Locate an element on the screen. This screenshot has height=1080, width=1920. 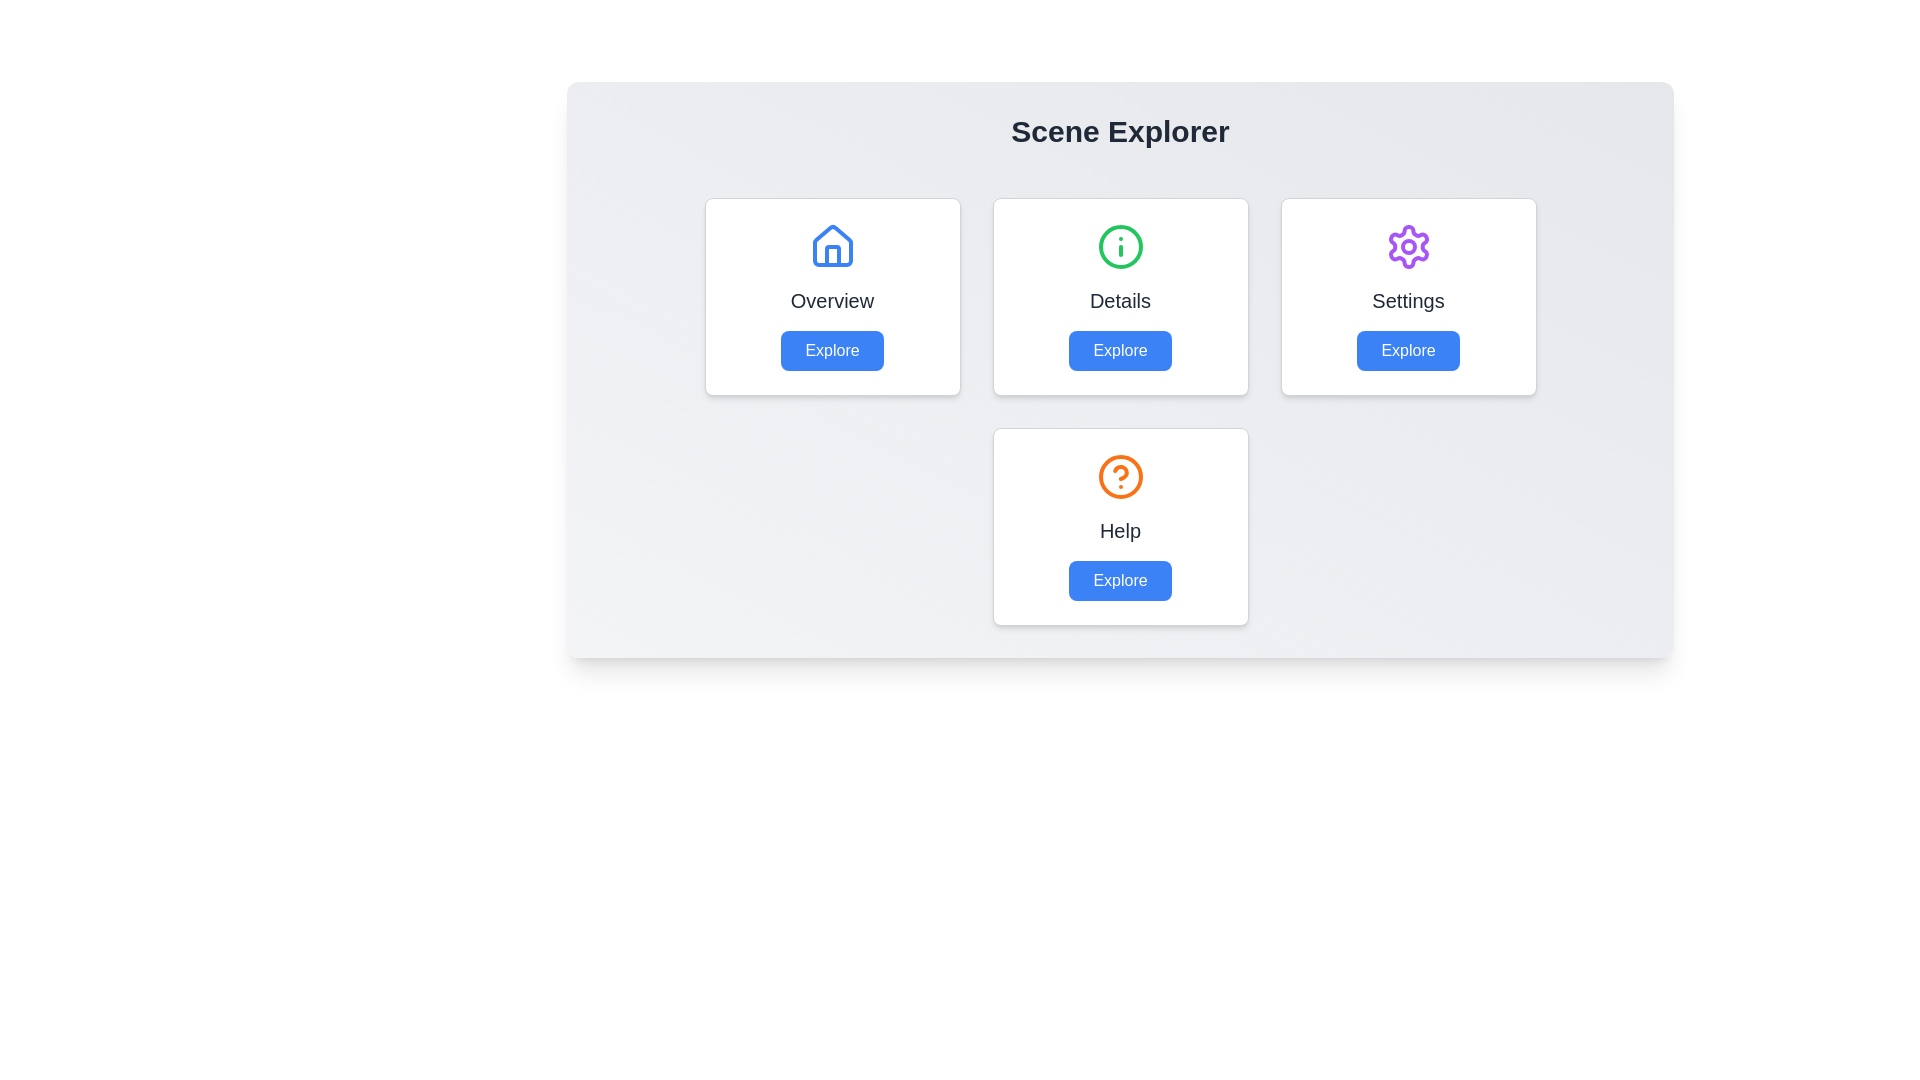
the text label that serves as a description or identifier for the card, located above the 'Explore' button and beneath the orange icon with a question mark, positioned in the bottom row of the interface is located at coordinates (1120, 530).